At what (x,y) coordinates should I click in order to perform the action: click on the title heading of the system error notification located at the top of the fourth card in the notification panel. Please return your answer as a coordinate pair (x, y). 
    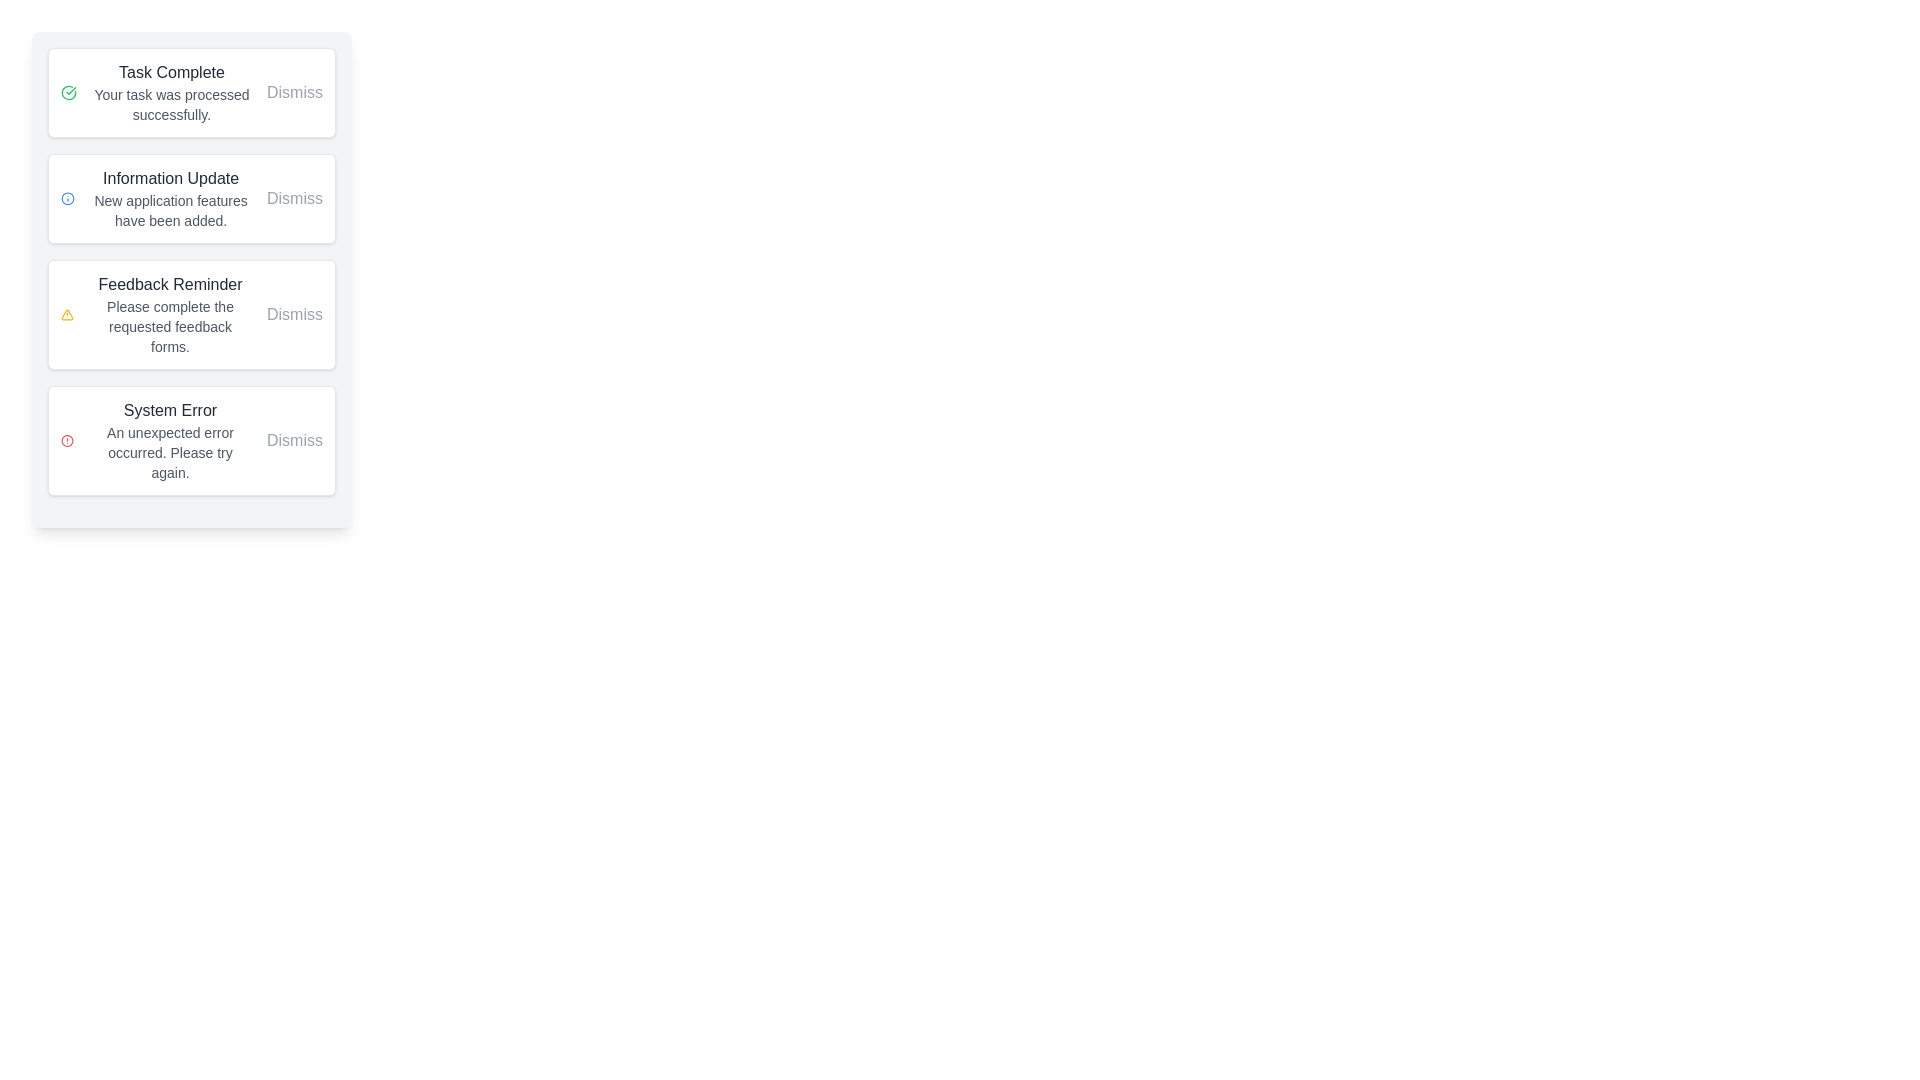
    Looking at the image, I should click on (170, 410).